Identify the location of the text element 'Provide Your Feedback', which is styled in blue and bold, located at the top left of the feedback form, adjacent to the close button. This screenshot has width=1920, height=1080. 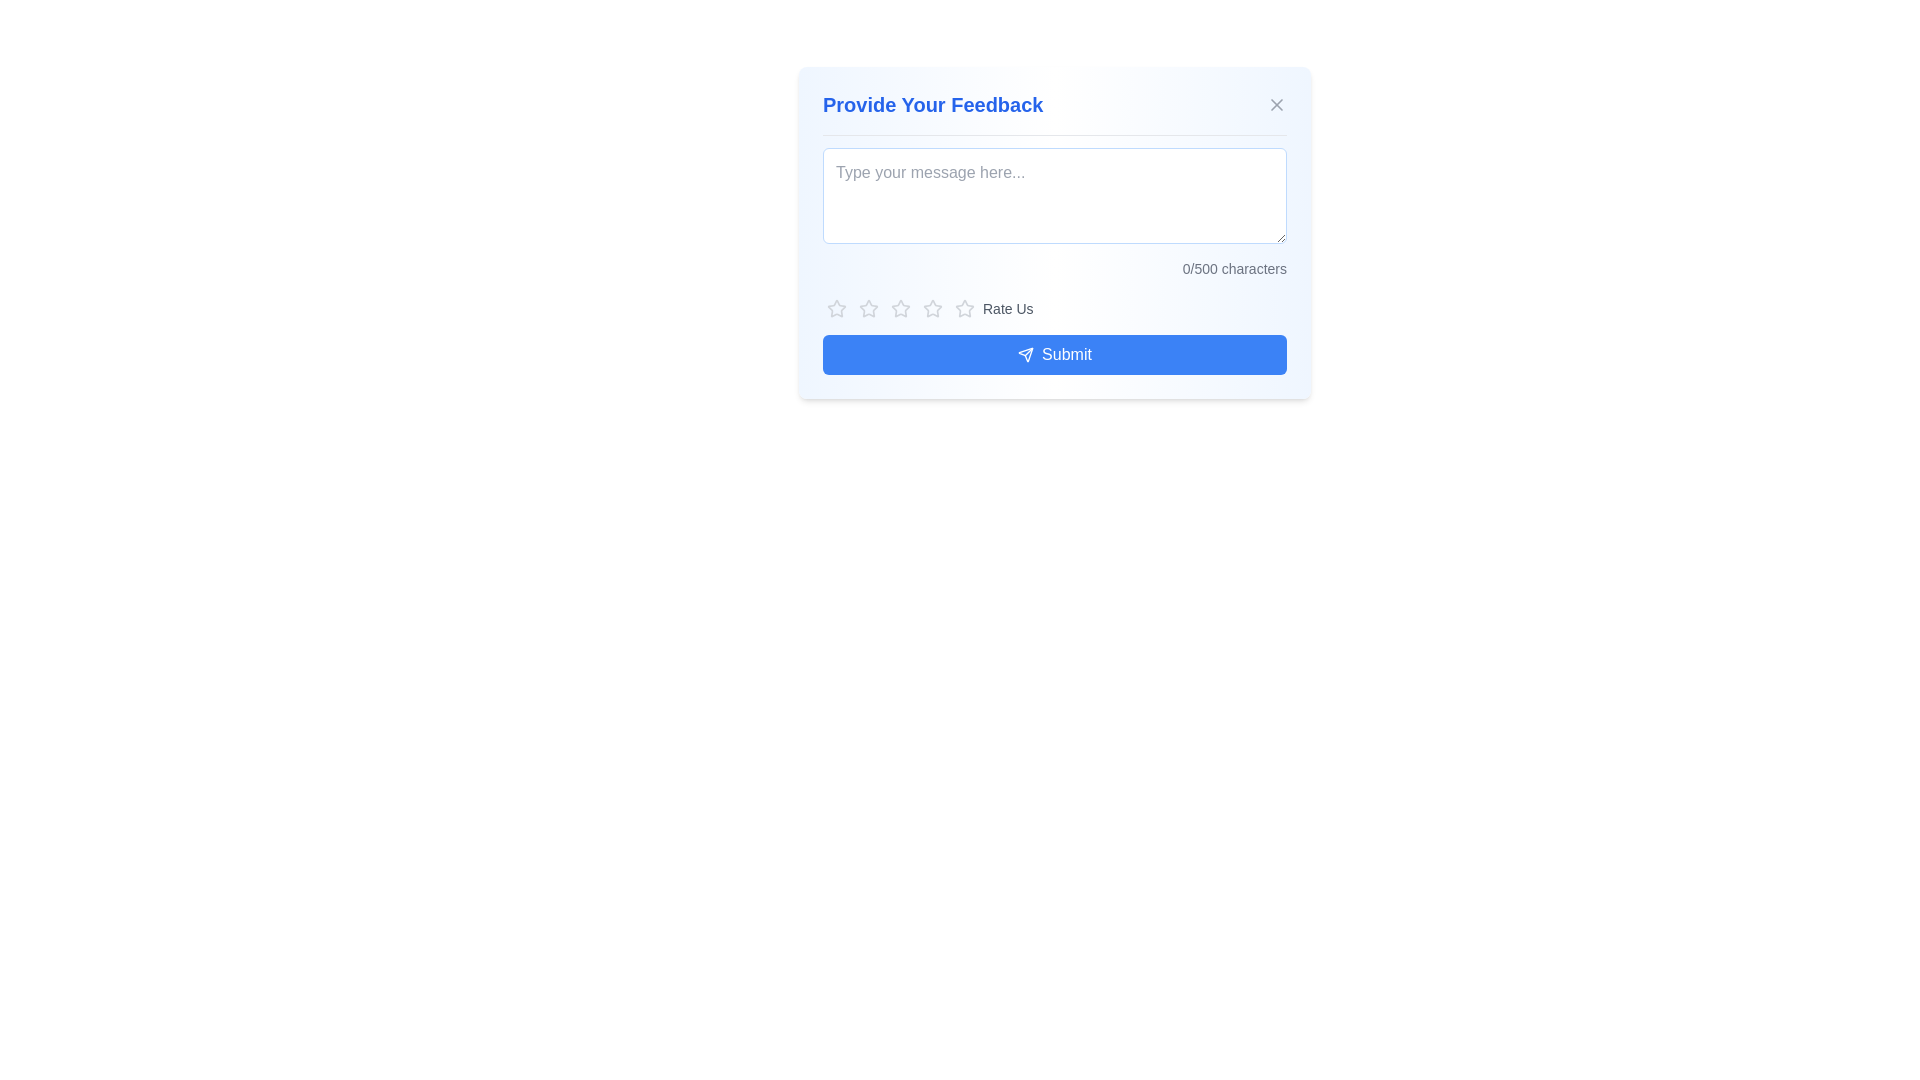
(932, 104).